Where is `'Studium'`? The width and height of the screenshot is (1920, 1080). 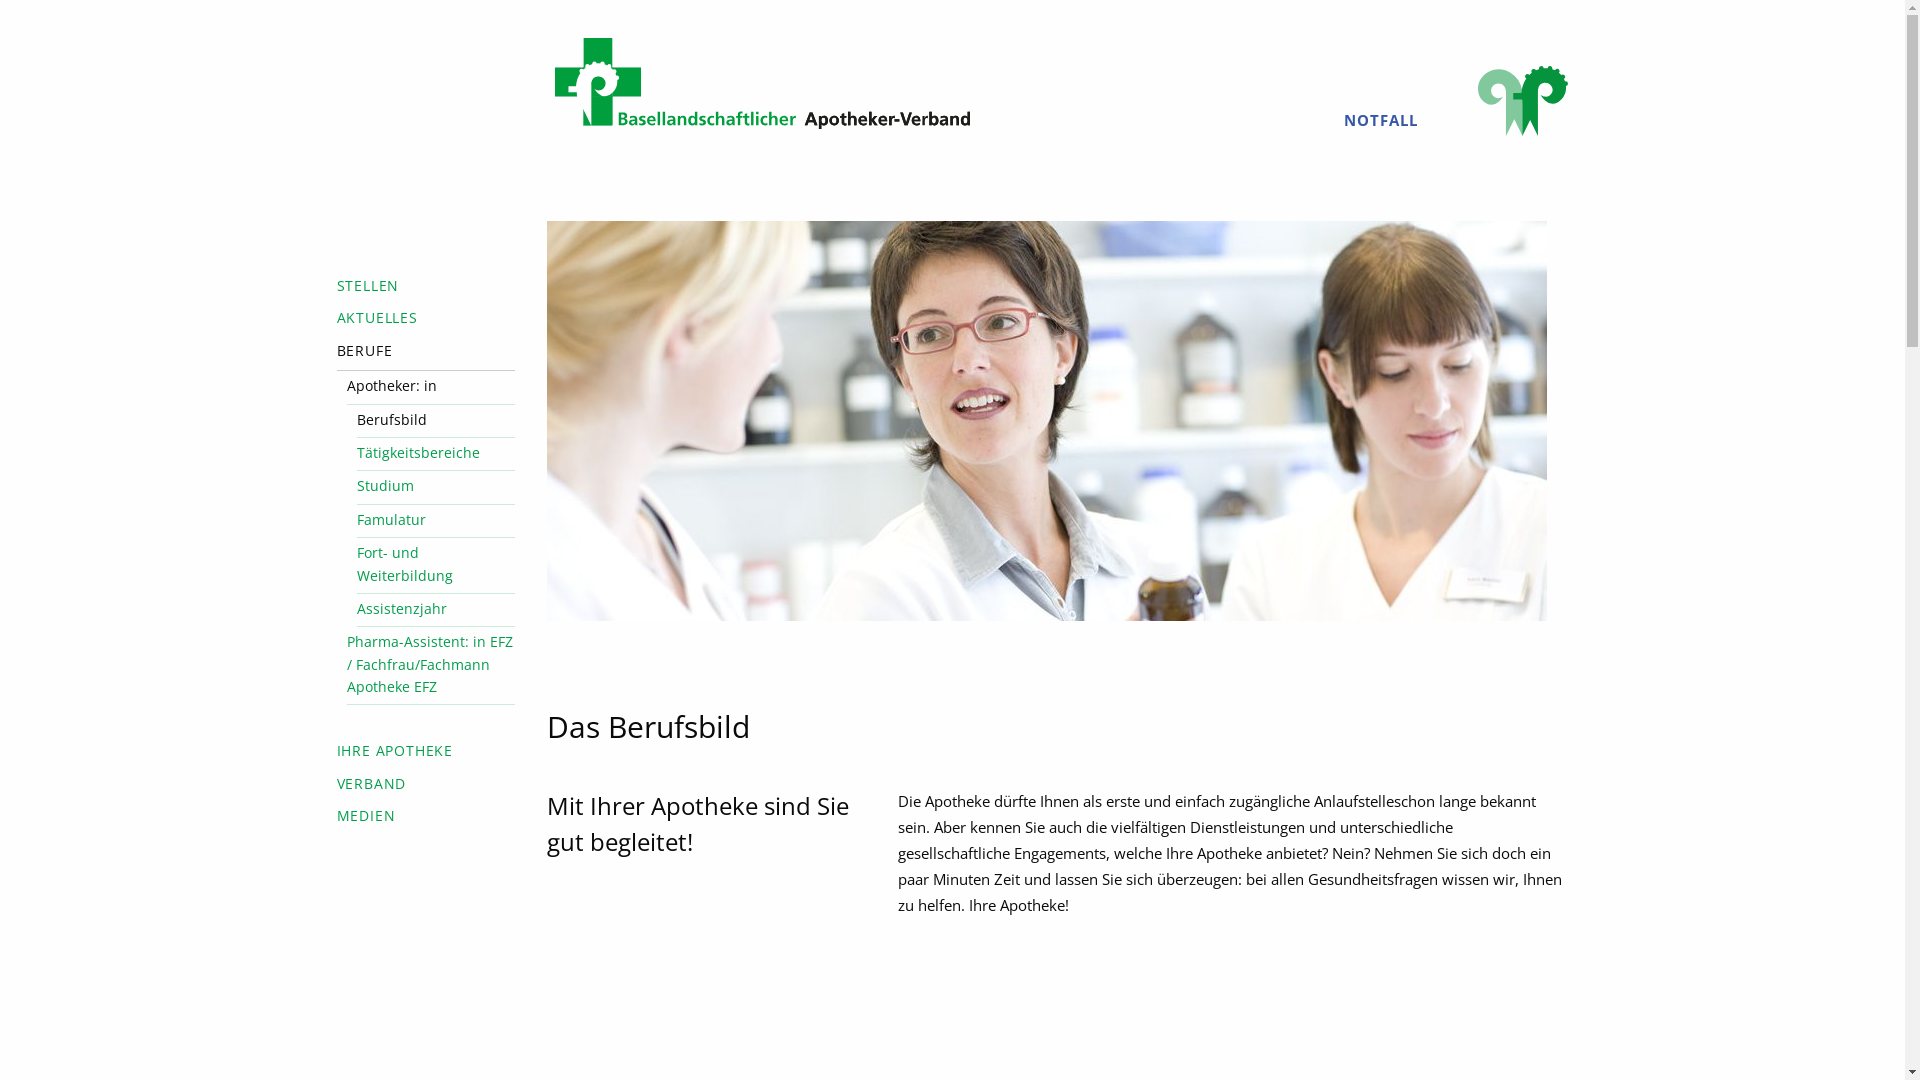
'Studium' is located at coordinates (355, 489).